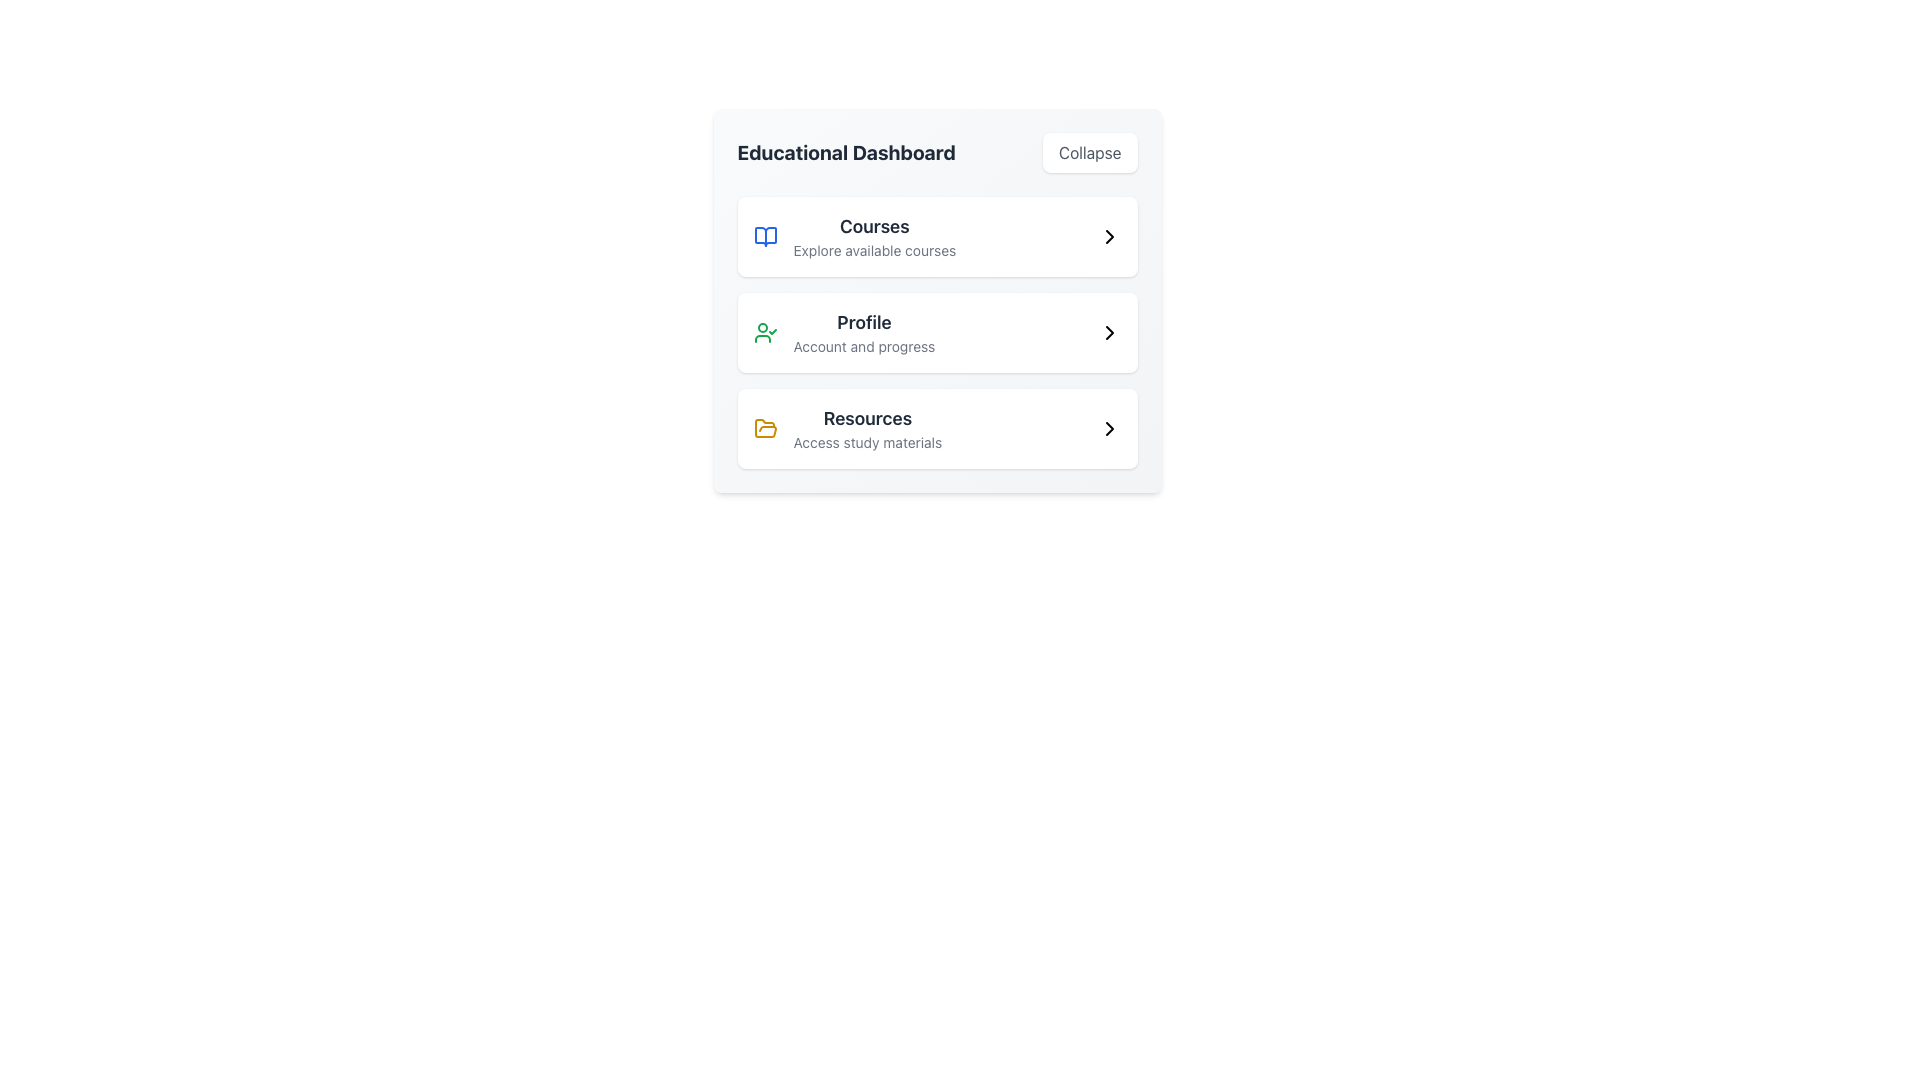  Describe the element at coordinates (936, 331) in the screenshot. I see `the 'Profile' option in the vertical list on the 'Educational Dashboard'` at that location.